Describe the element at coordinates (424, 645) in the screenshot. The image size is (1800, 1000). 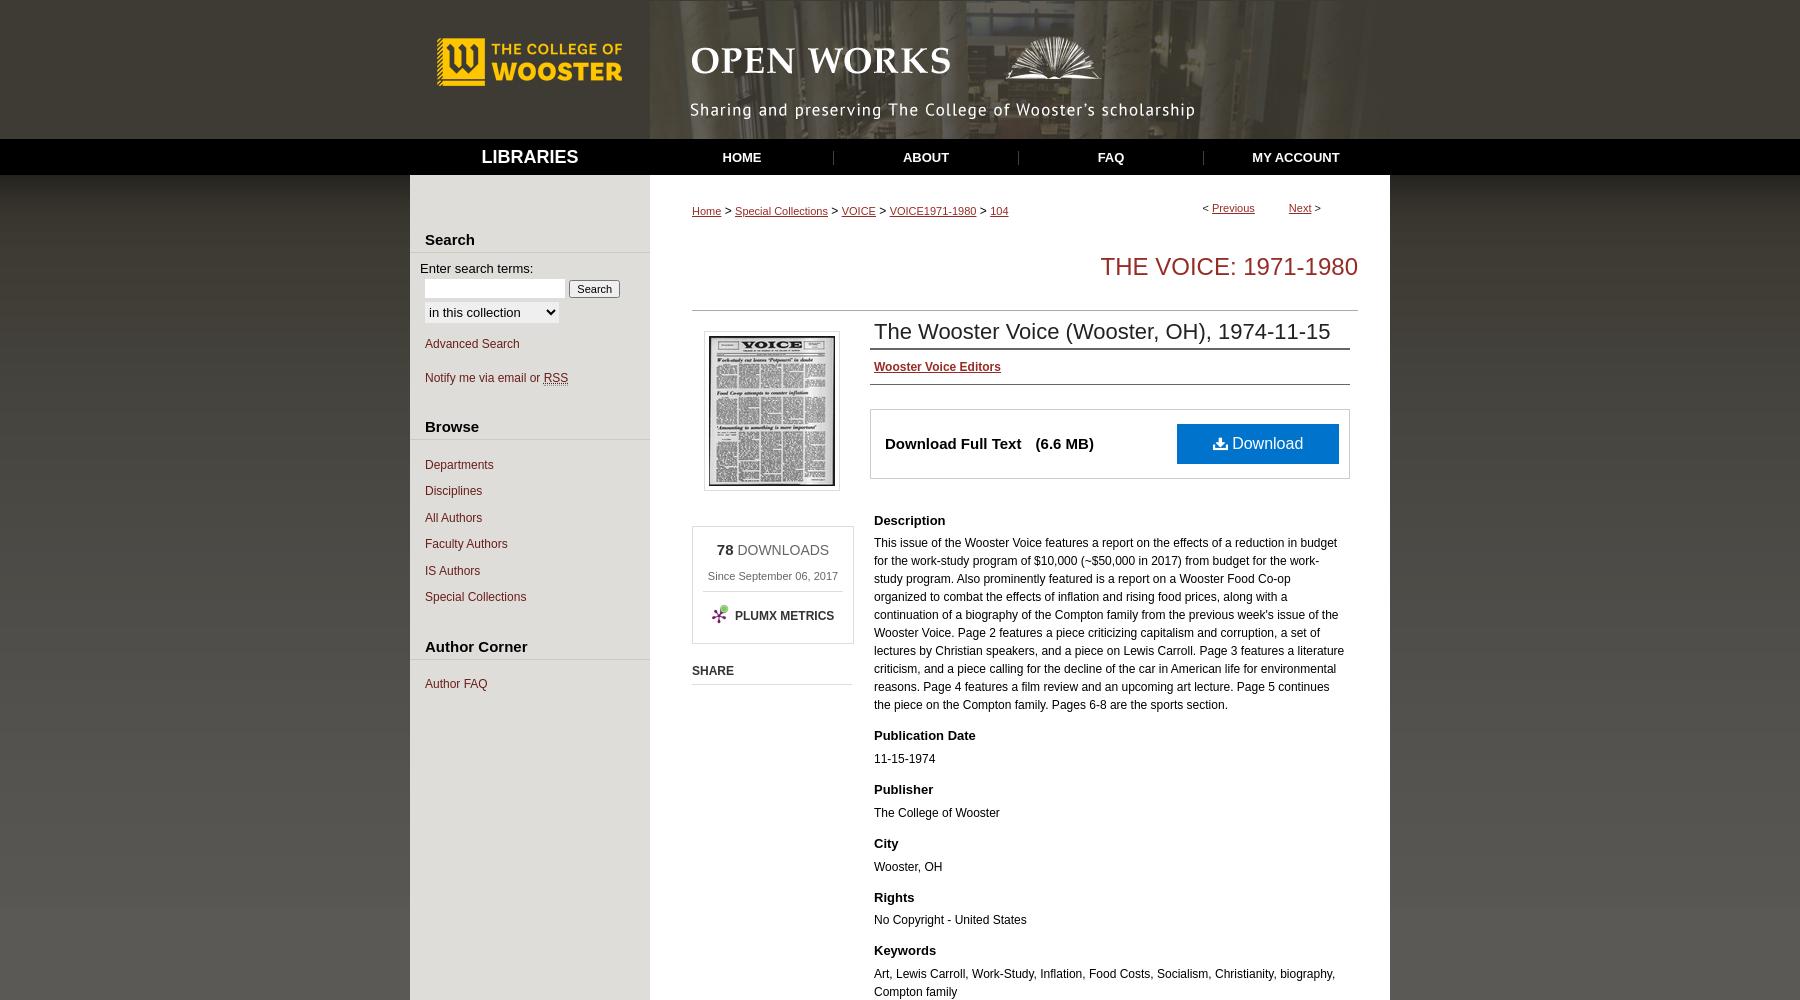
I see `'Author Corner'` at that location.